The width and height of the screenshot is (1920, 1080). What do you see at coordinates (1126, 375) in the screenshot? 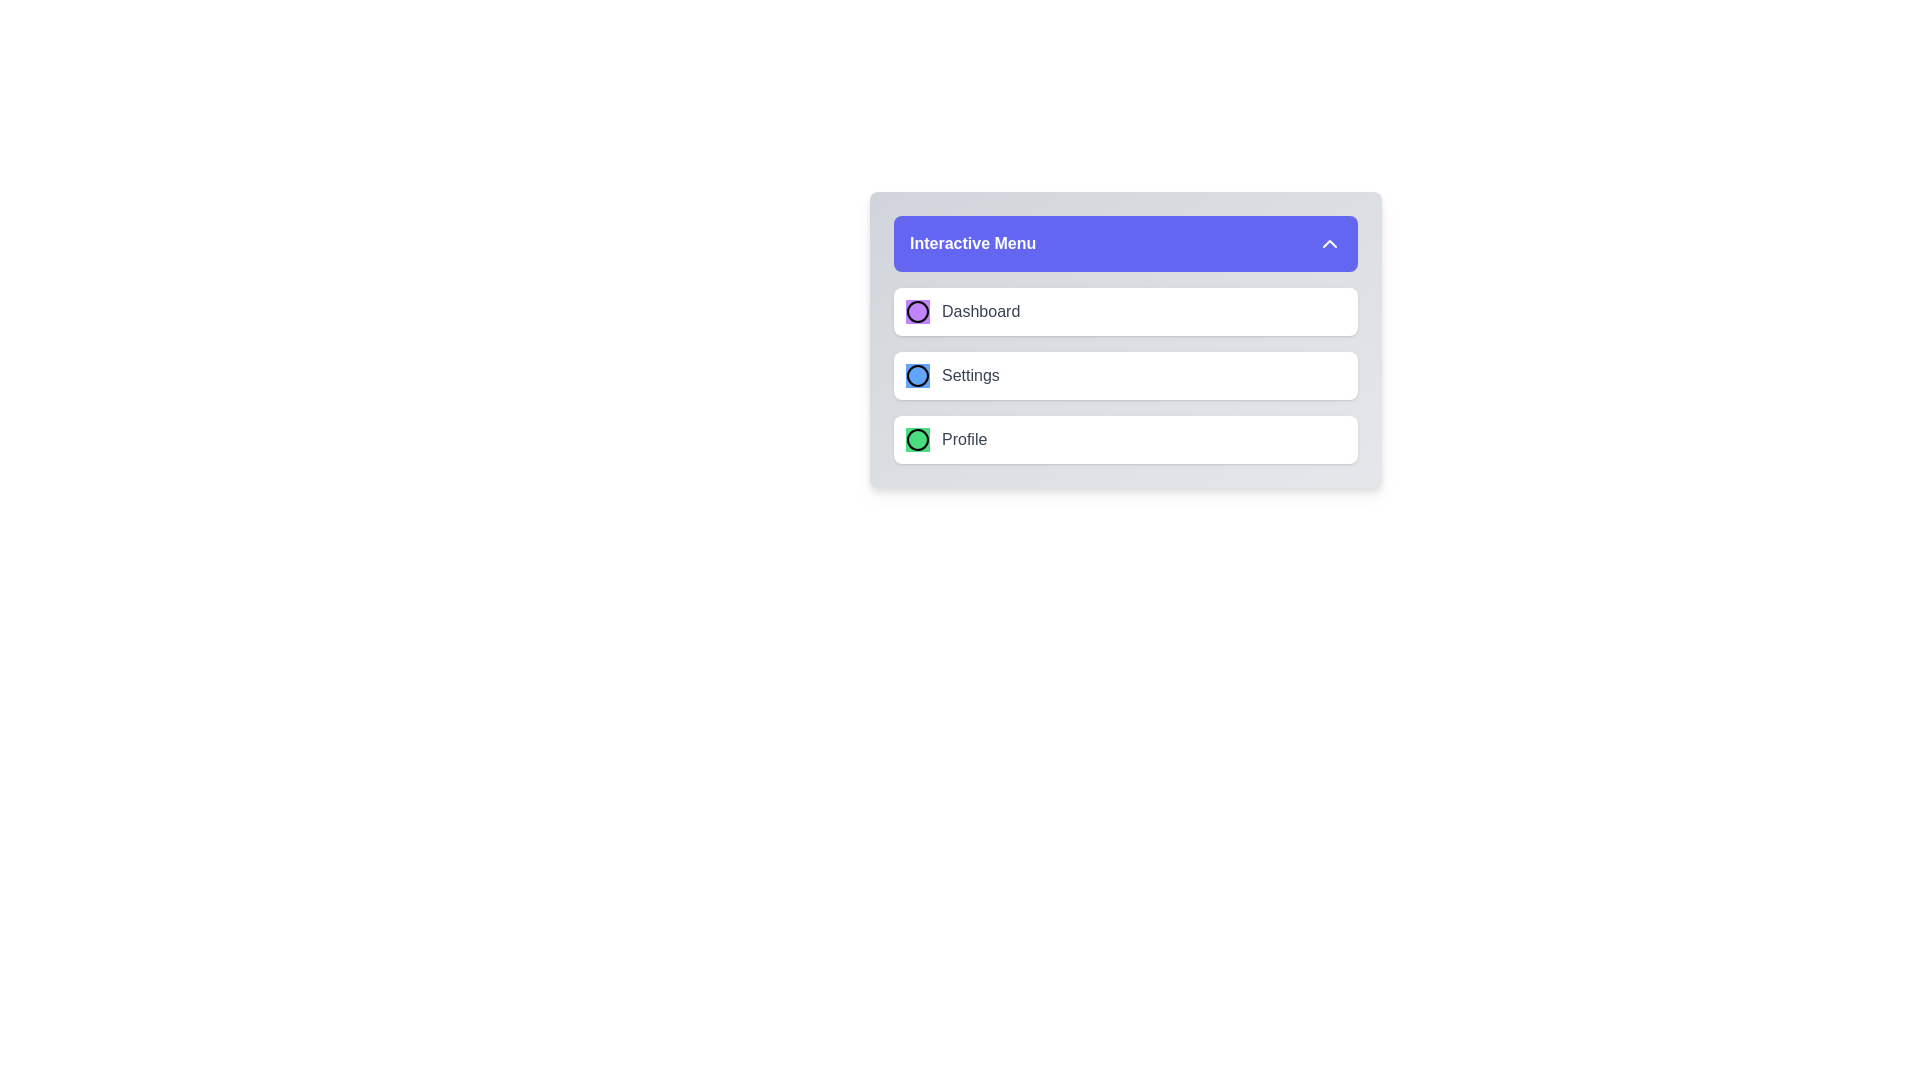
I see `the menu item Settings from the EnhancedMenu` at bounding box center [1126, 375].